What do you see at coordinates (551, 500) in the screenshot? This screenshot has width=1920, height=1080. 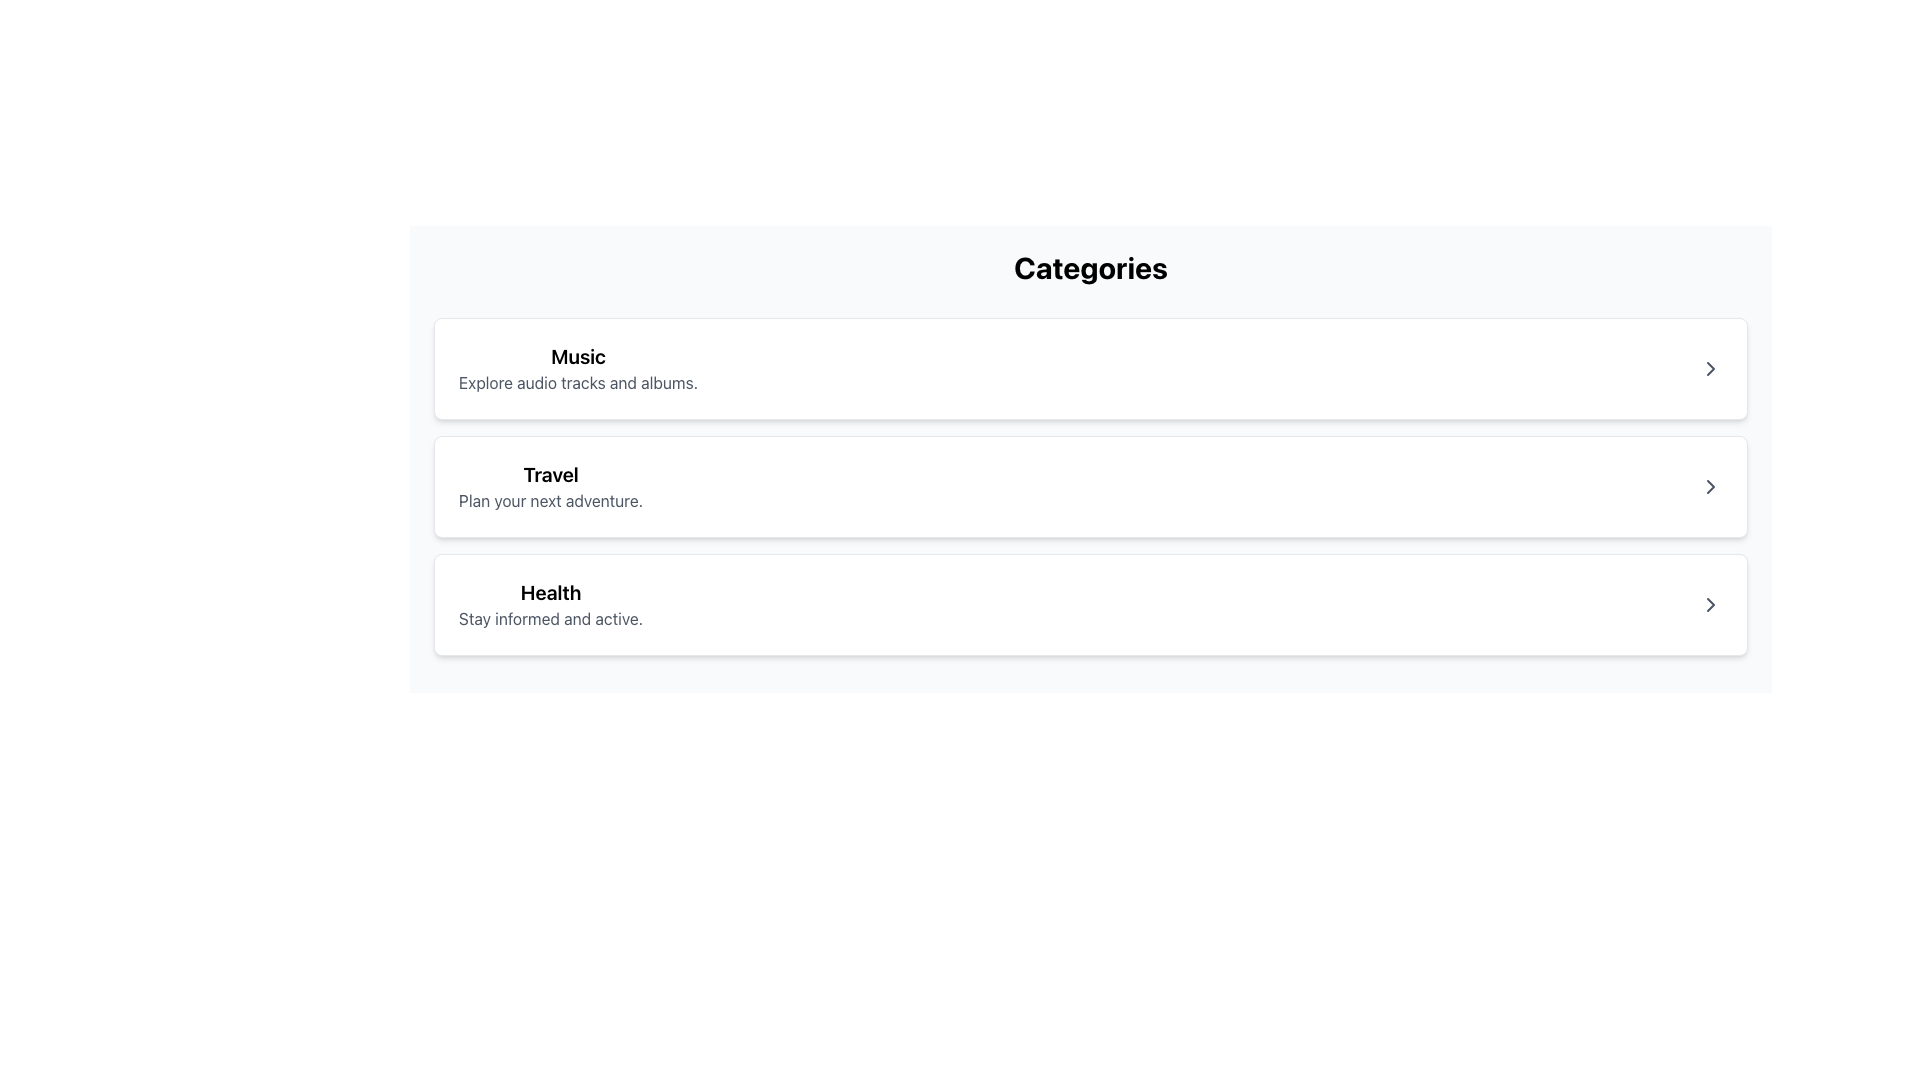 I see `the text label that contains 'Plan your next adventure.', which is styled in gray and positioned below the bold title 'Travel' in the card layout` at bounding box center [551, 500].